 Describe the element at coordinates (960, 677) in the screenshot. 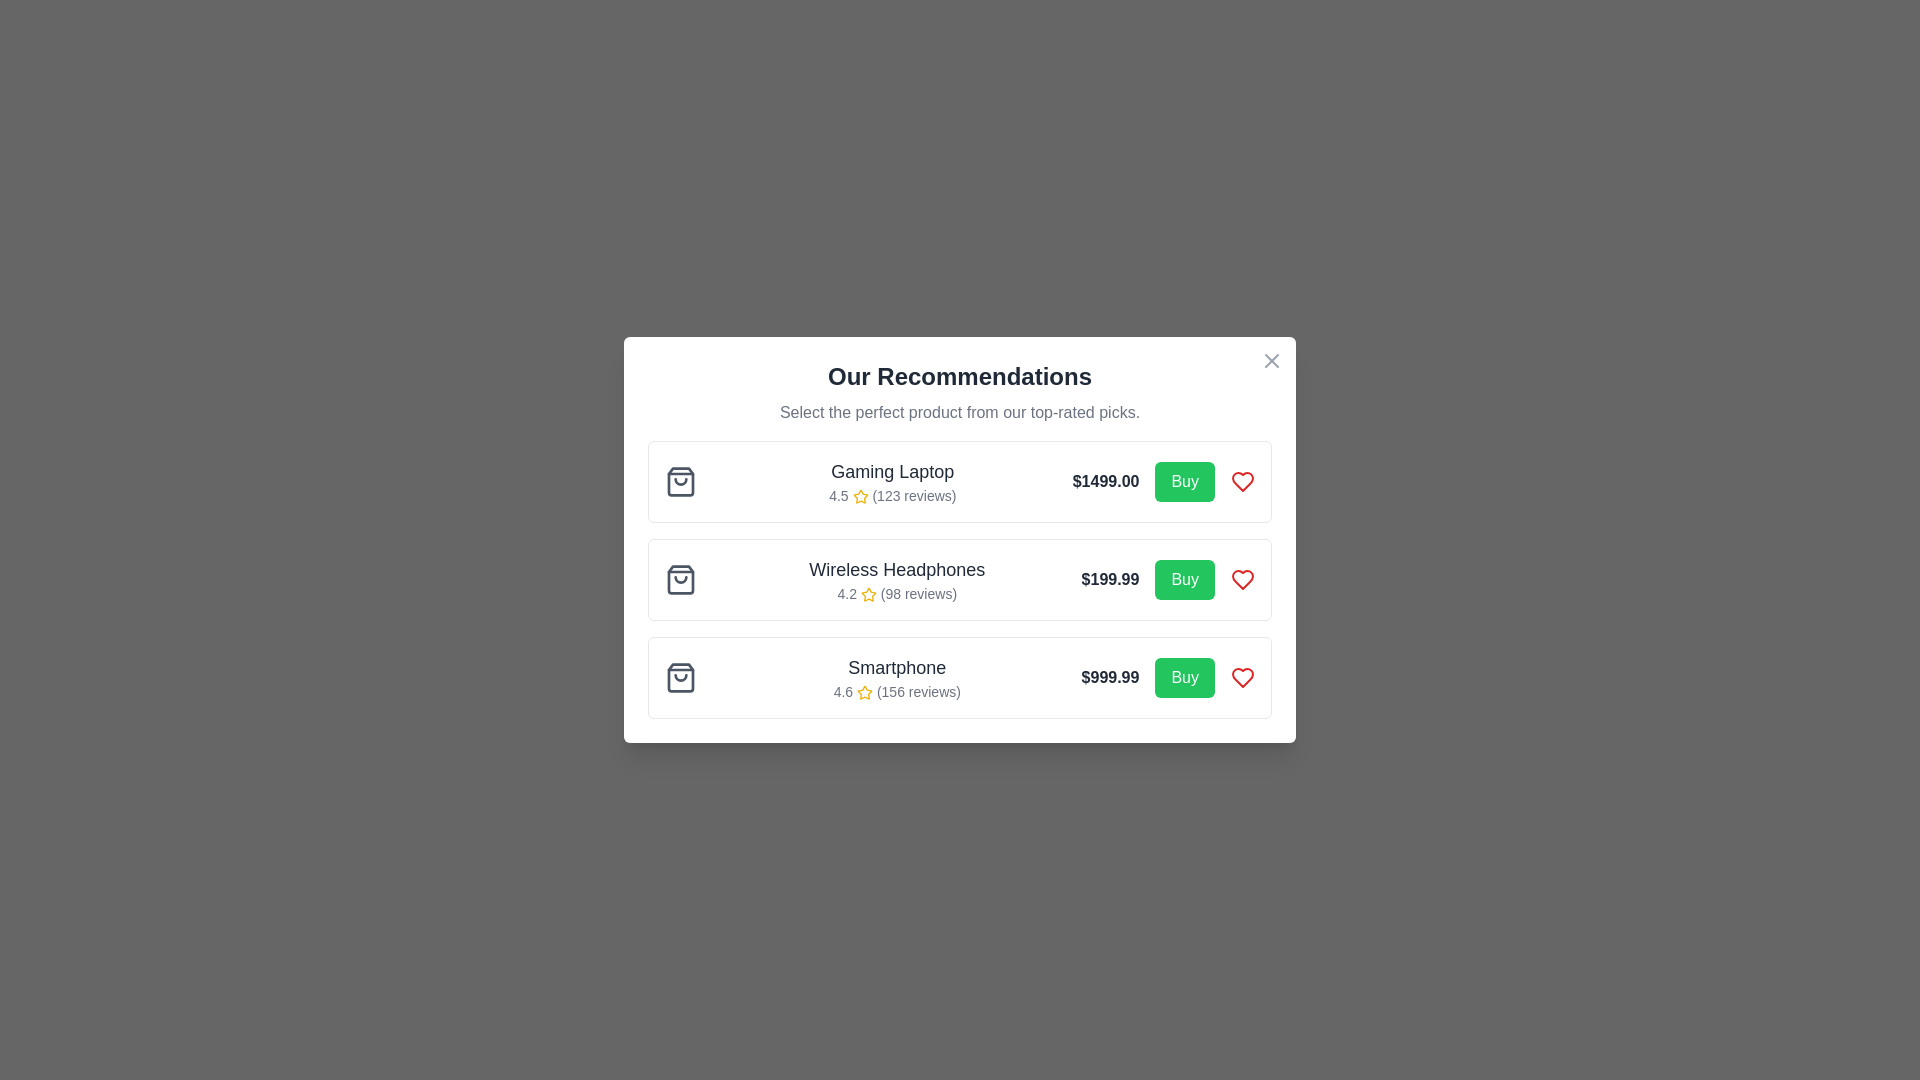

I see `the third product recommendation card` at that location.